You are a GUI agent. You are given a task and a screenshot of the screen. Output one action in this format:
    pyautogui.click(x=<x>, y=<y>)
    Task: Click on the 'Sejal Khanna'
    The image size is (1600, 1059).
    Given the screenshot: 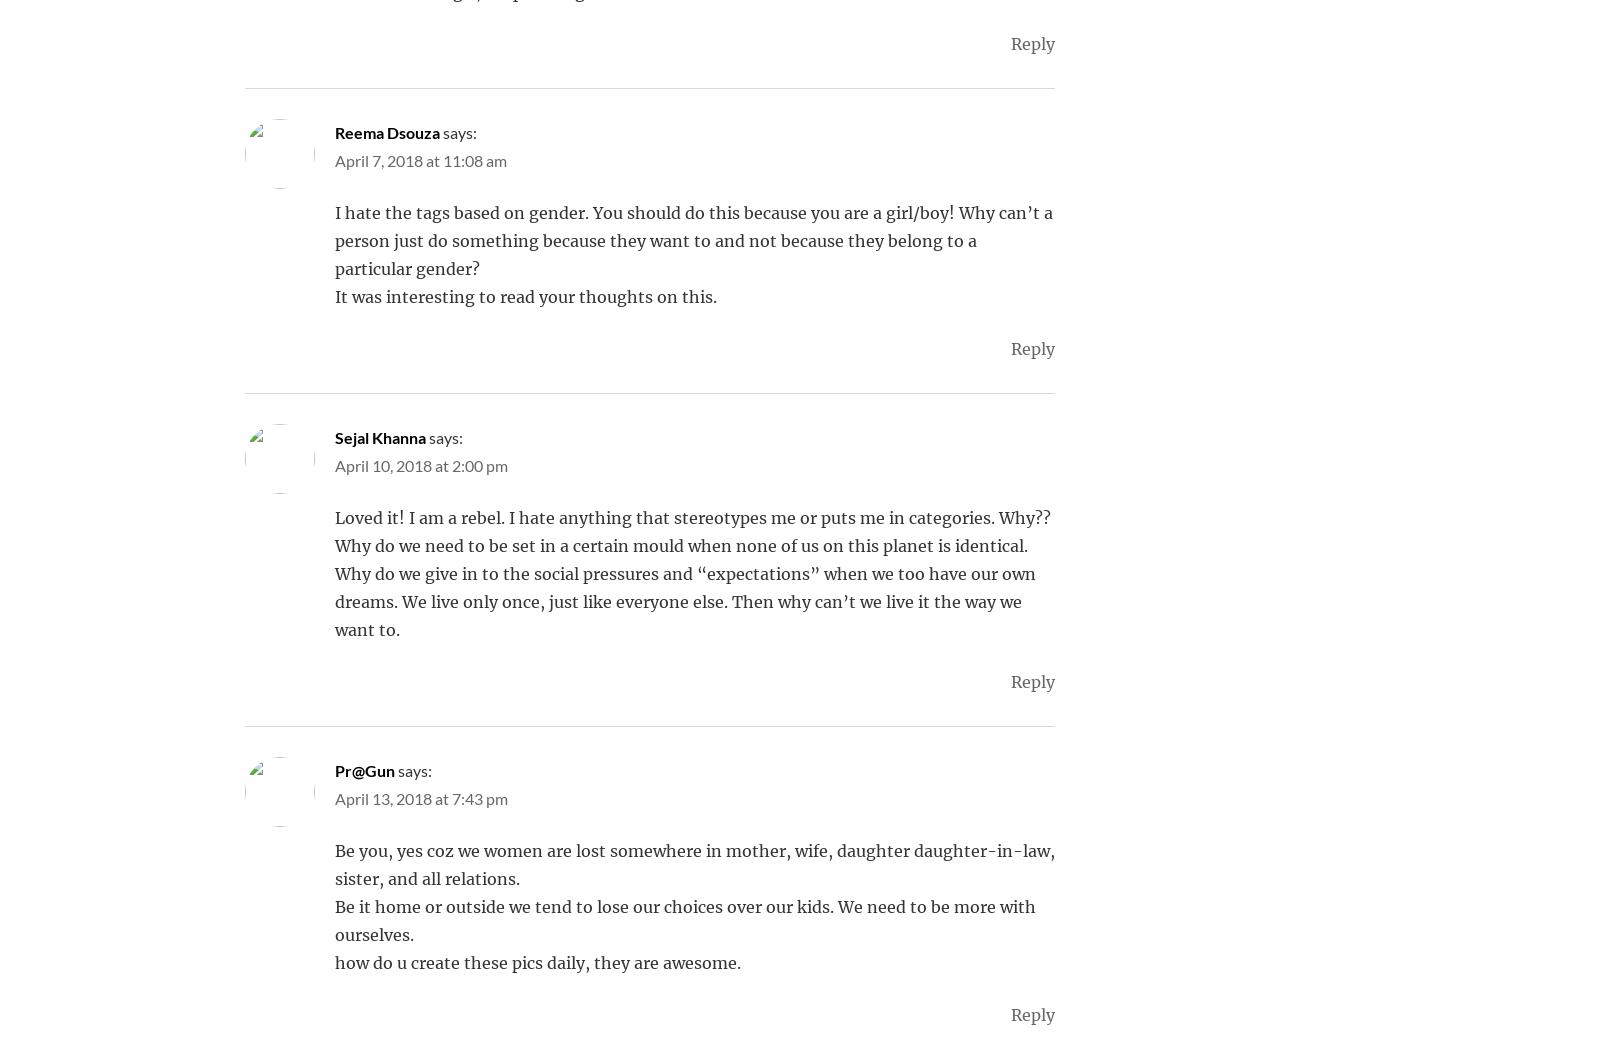 What is the action you would take?
    pyautogui.click(x=380, y=437)
    